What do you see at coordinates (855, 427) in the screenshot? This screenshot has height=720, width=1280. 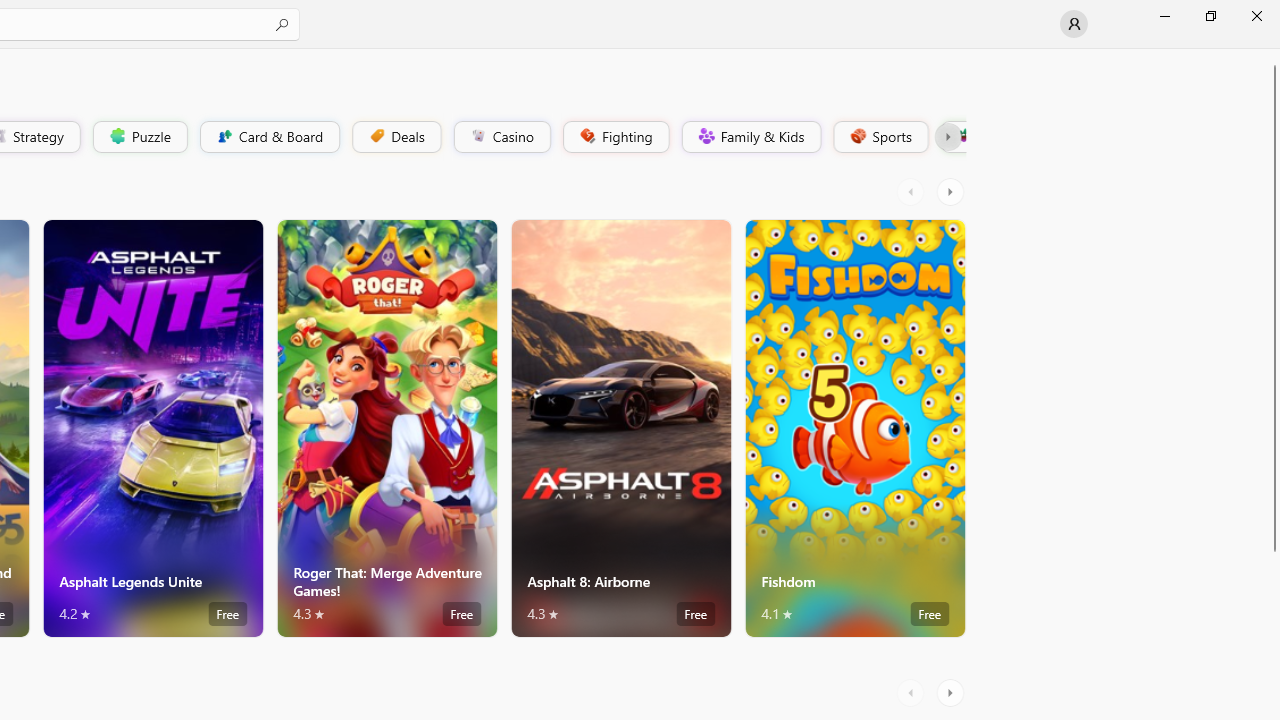 I see `'Fishdom. Average rating of 4.1 out of five stars. Free  '` at bounding box center [855, 427].